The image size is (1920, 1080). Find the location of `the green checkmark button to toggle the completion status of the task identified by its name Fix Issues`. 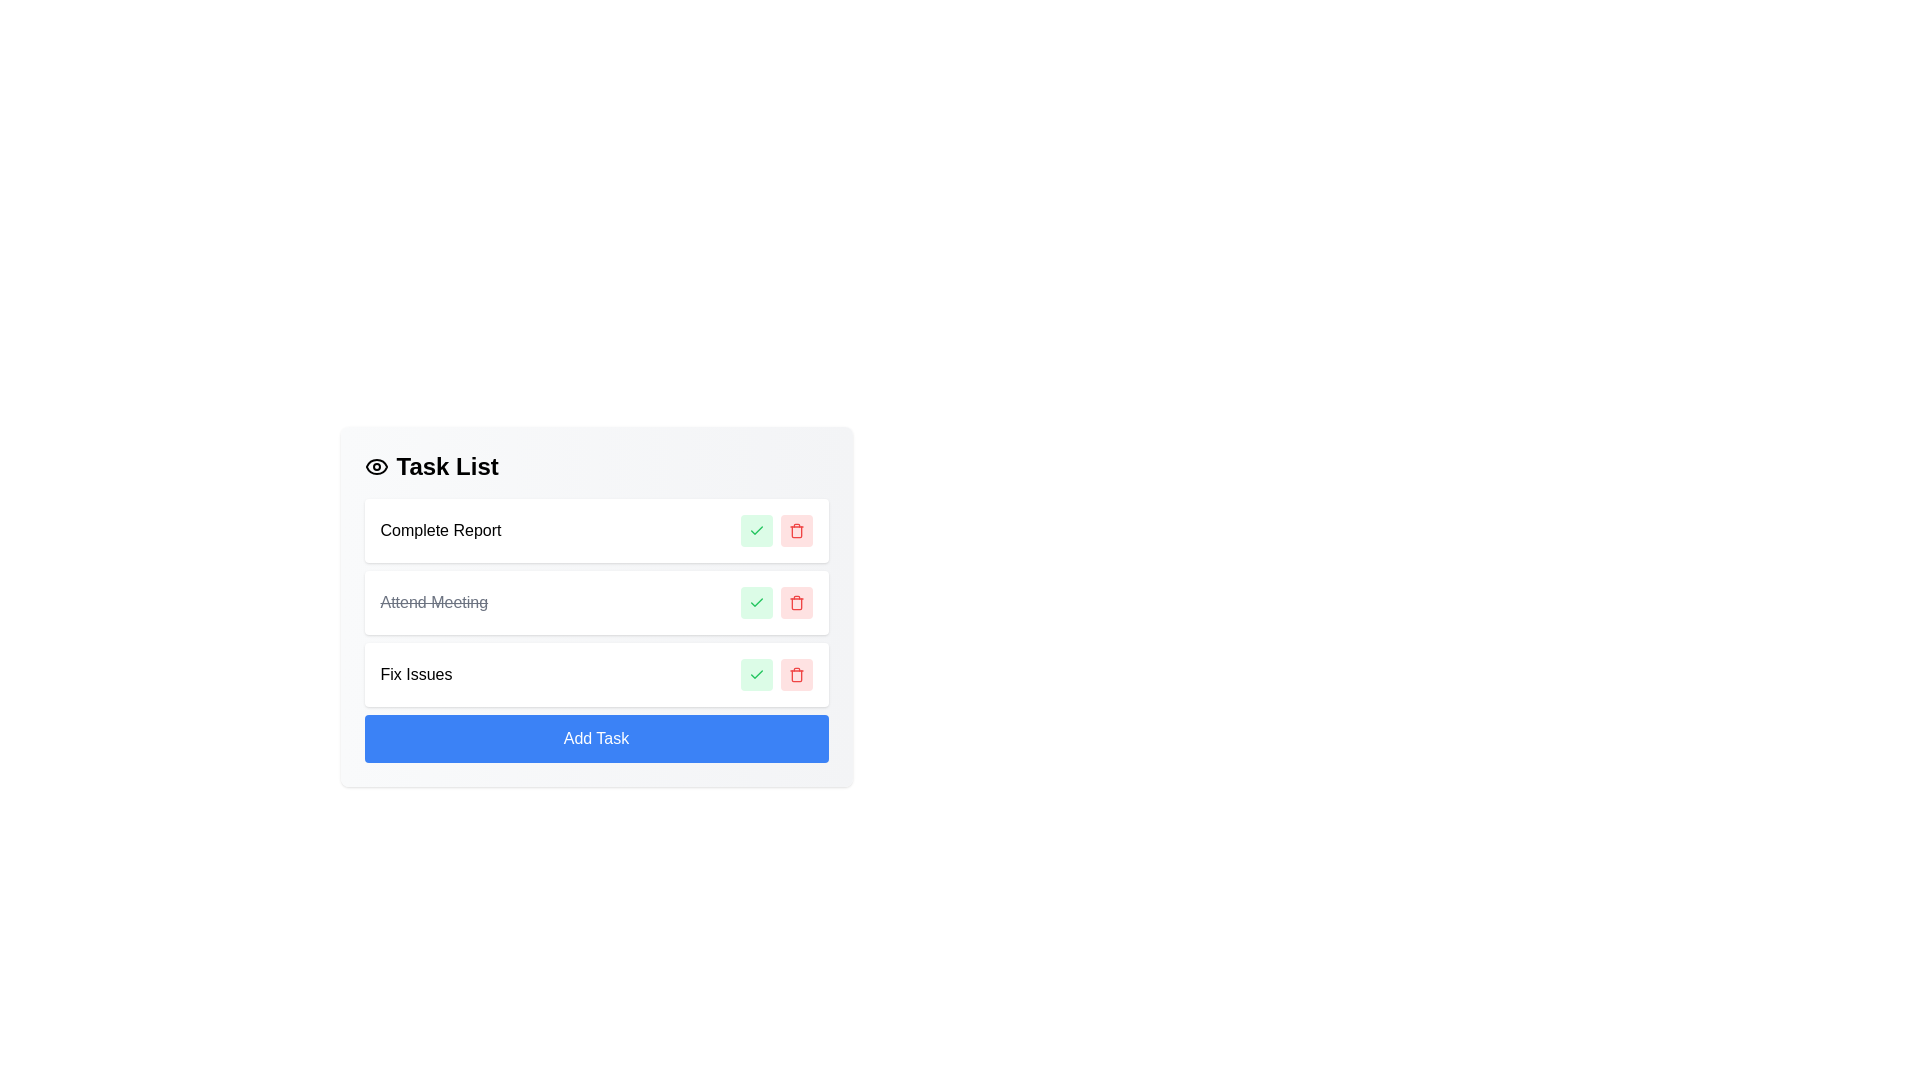

the green checkmark button to toggle the completion status of the task identified by its name Fix Issues is located at coordinates (755, 675).